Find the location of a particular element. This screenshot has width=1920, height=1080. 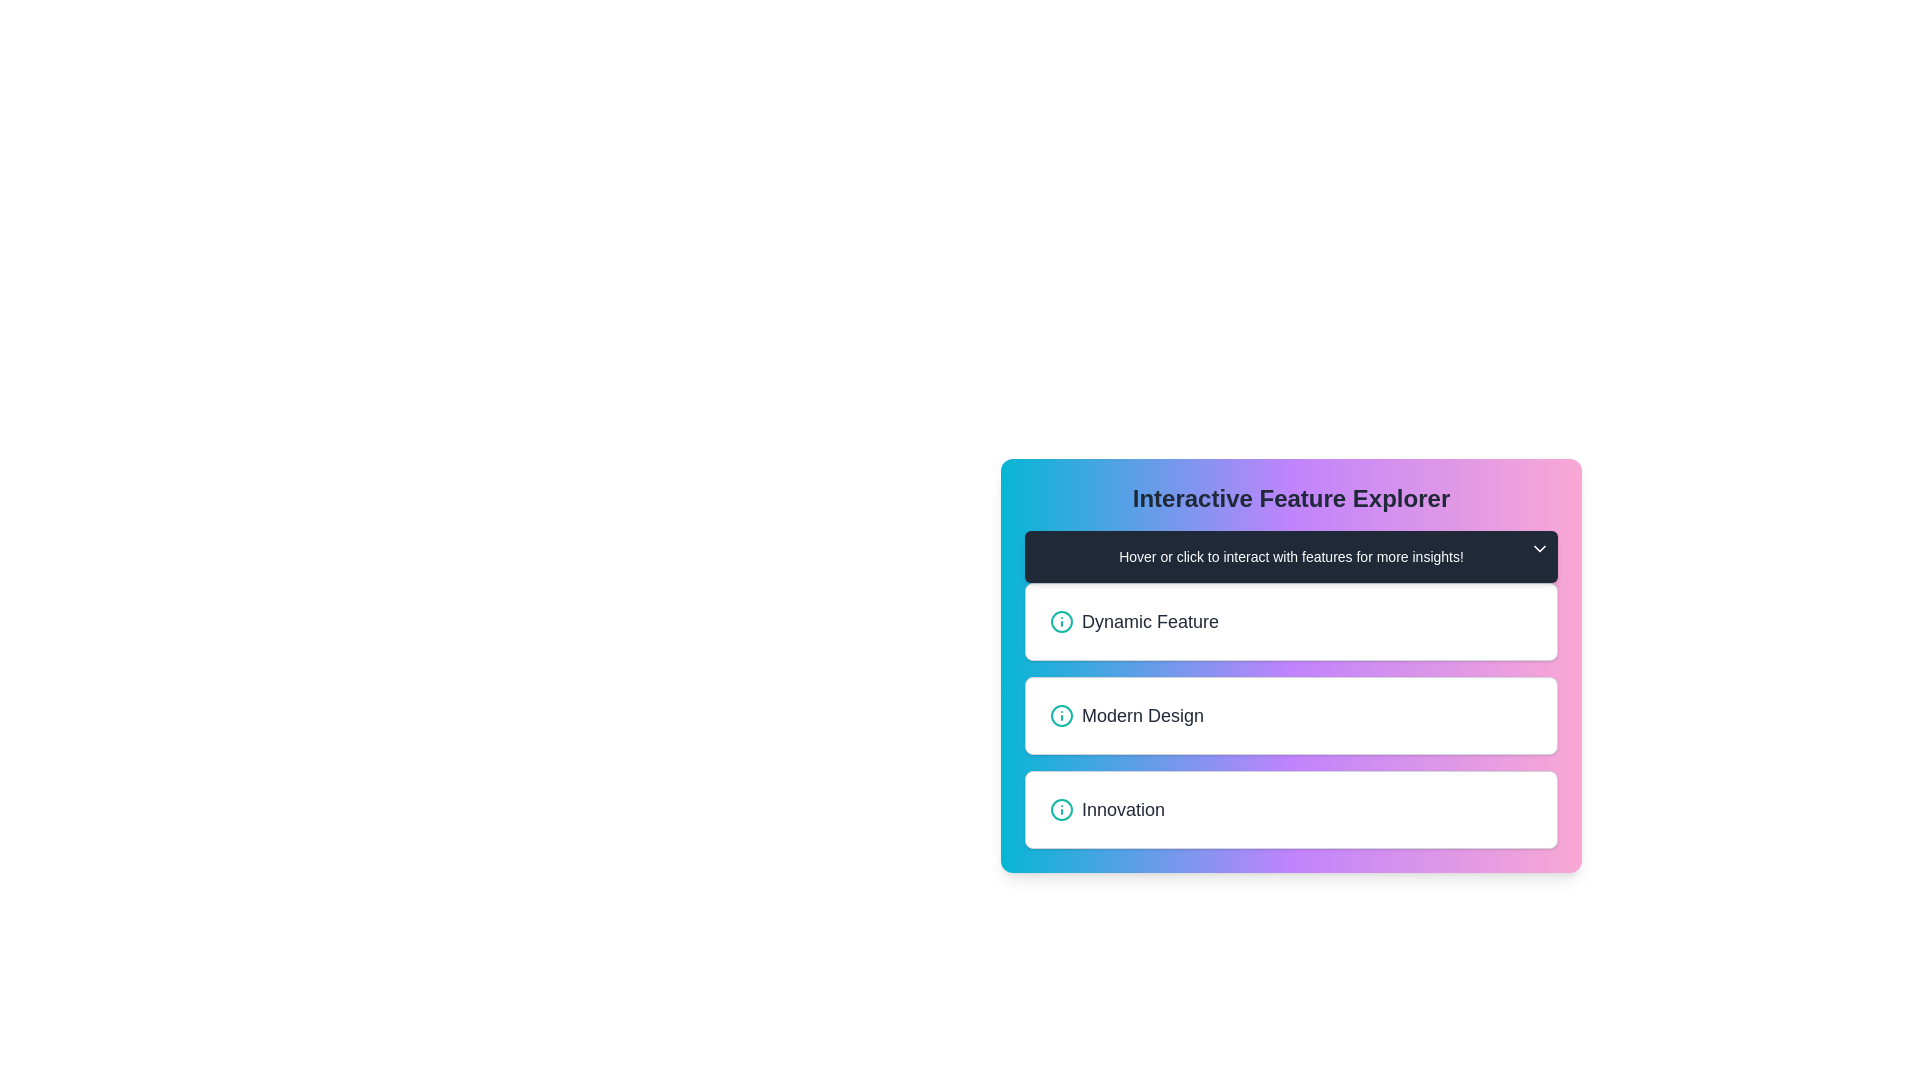

the leftmost icon in the 'Dynamic Feature' section, which serves as a visual indicator or button for interactive actions is located at coordinates (1060, 620).